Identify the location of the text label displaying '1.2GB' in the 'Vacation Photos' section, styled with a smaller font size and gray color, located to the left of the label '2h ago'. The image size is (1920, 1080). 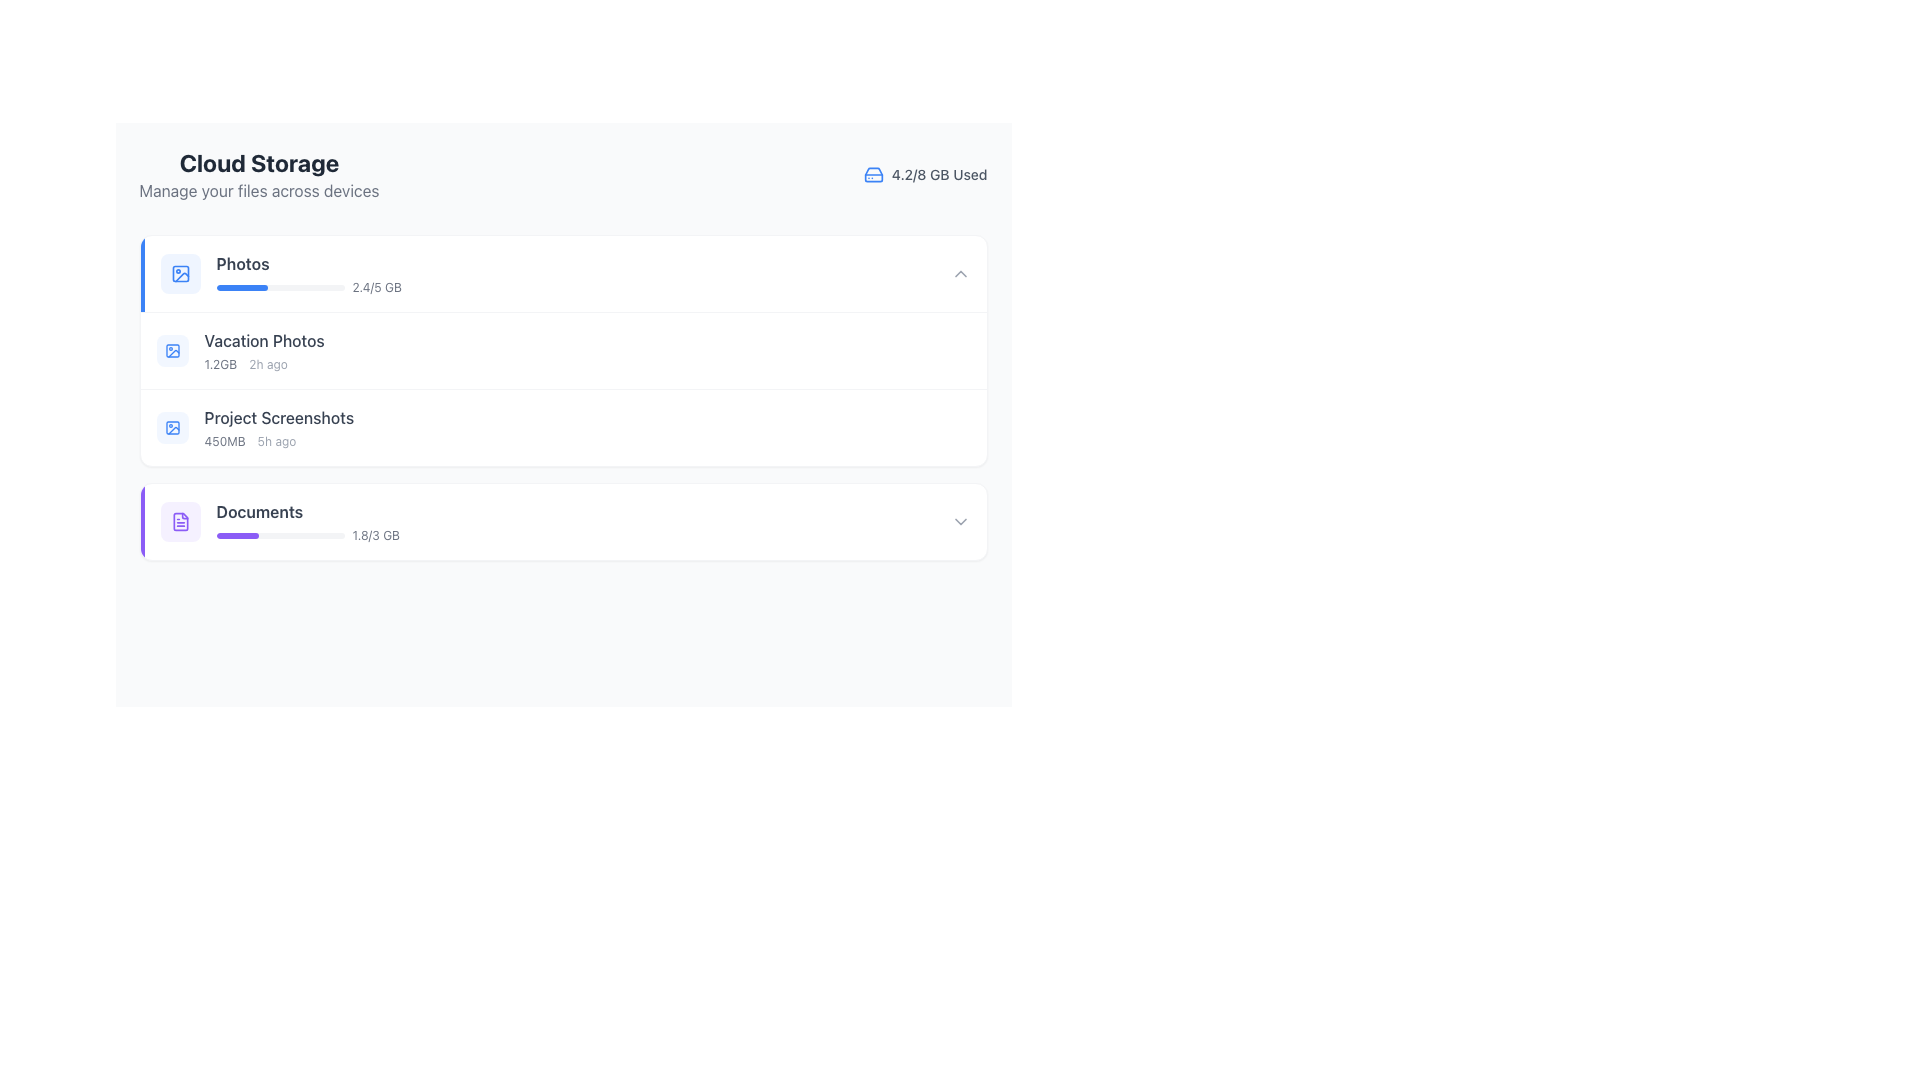
(220, 365).